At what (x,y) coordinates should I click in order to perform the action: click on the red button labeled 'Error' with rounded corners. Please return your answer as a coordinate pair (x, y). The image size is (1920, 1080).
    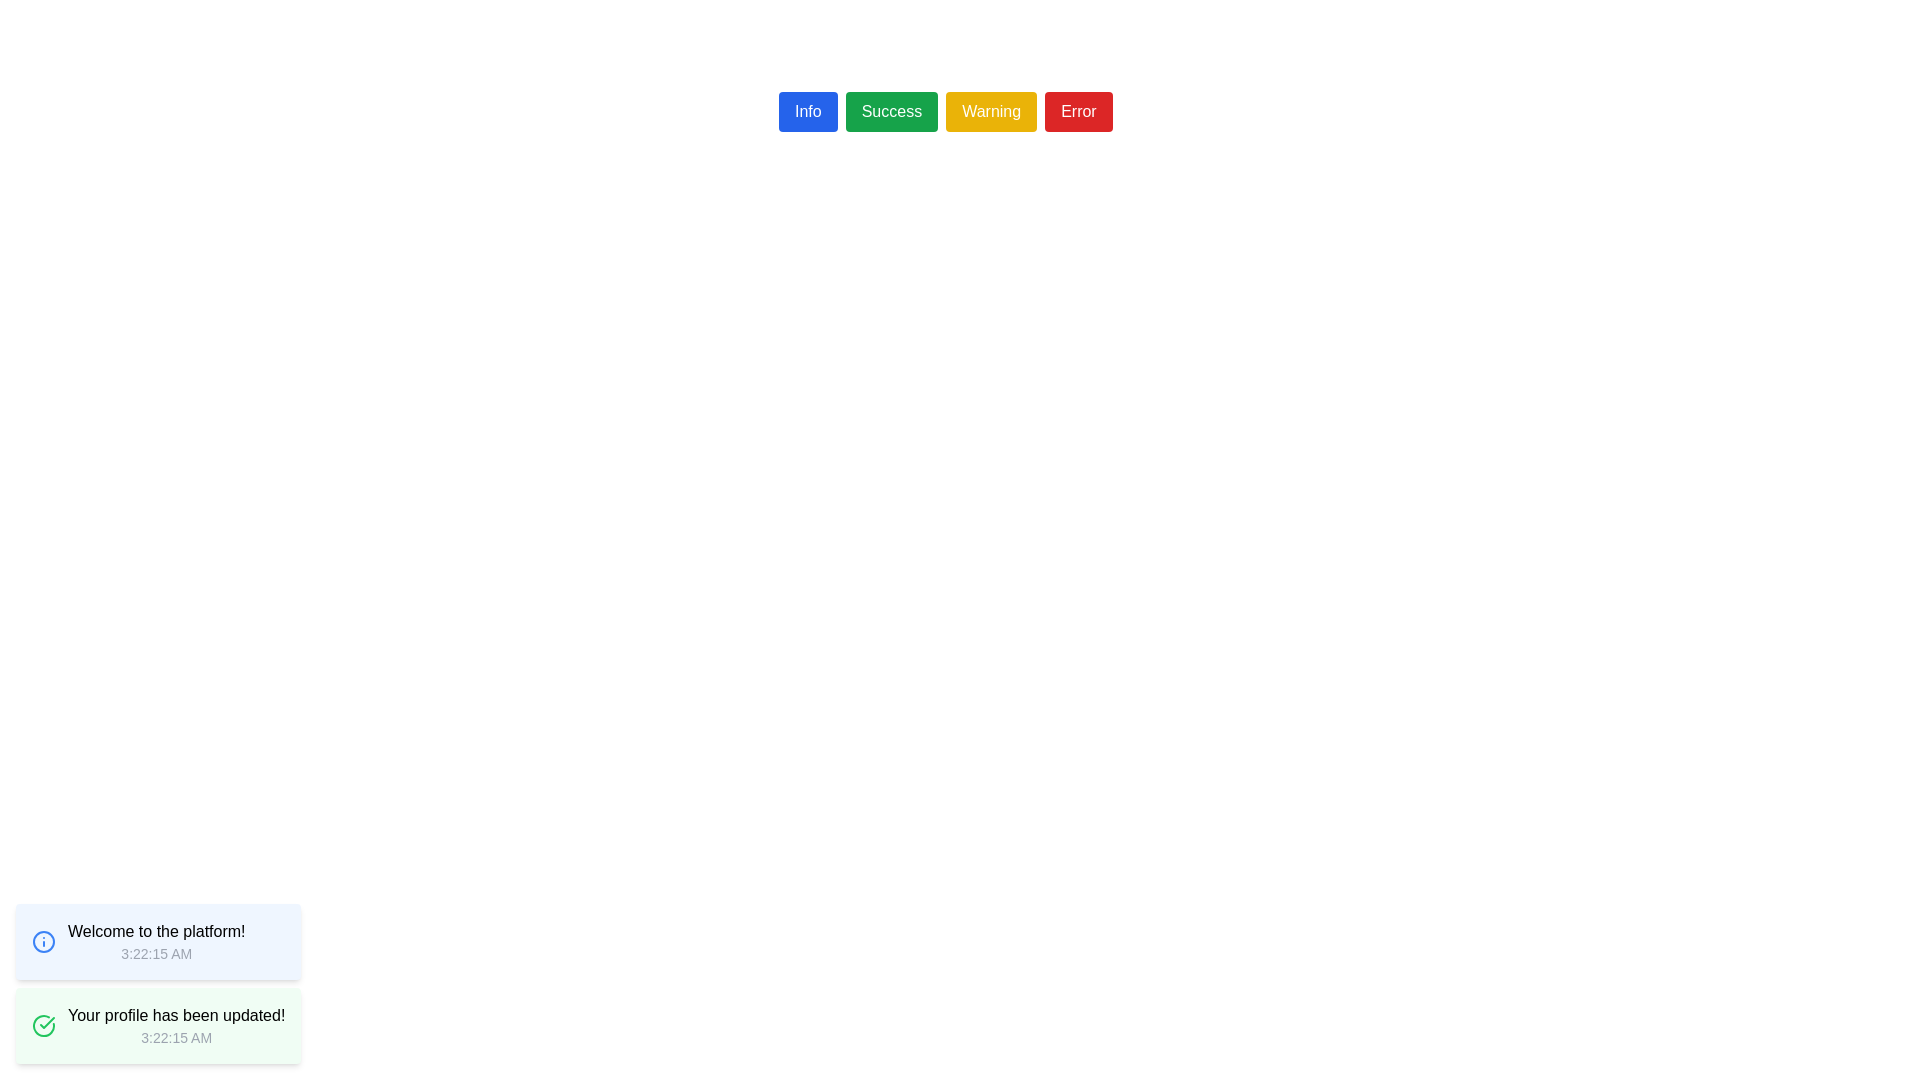
    Looking at the image, I should click on (1077, 111).